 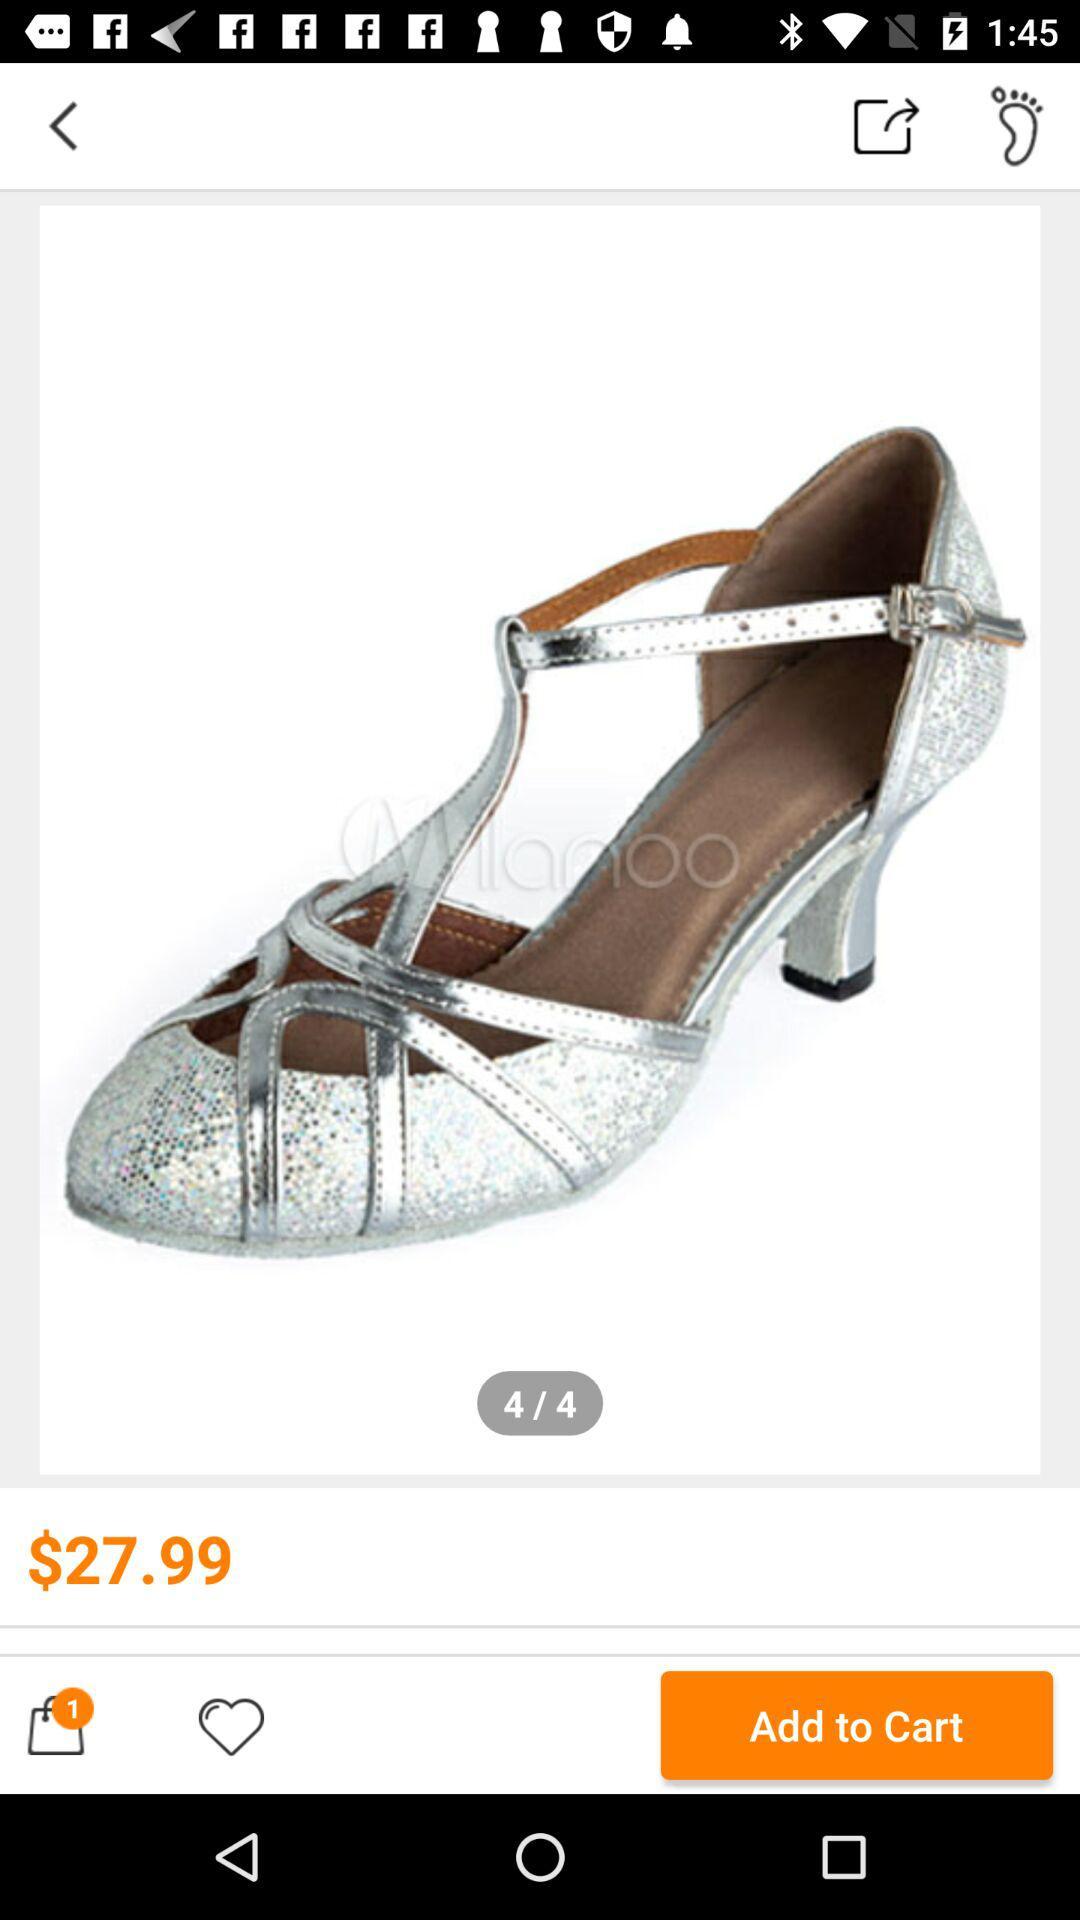 What do you see at coordinates (540, 840) in the screenshot?
I see `image 4/4` at bounding box center [540, 840].